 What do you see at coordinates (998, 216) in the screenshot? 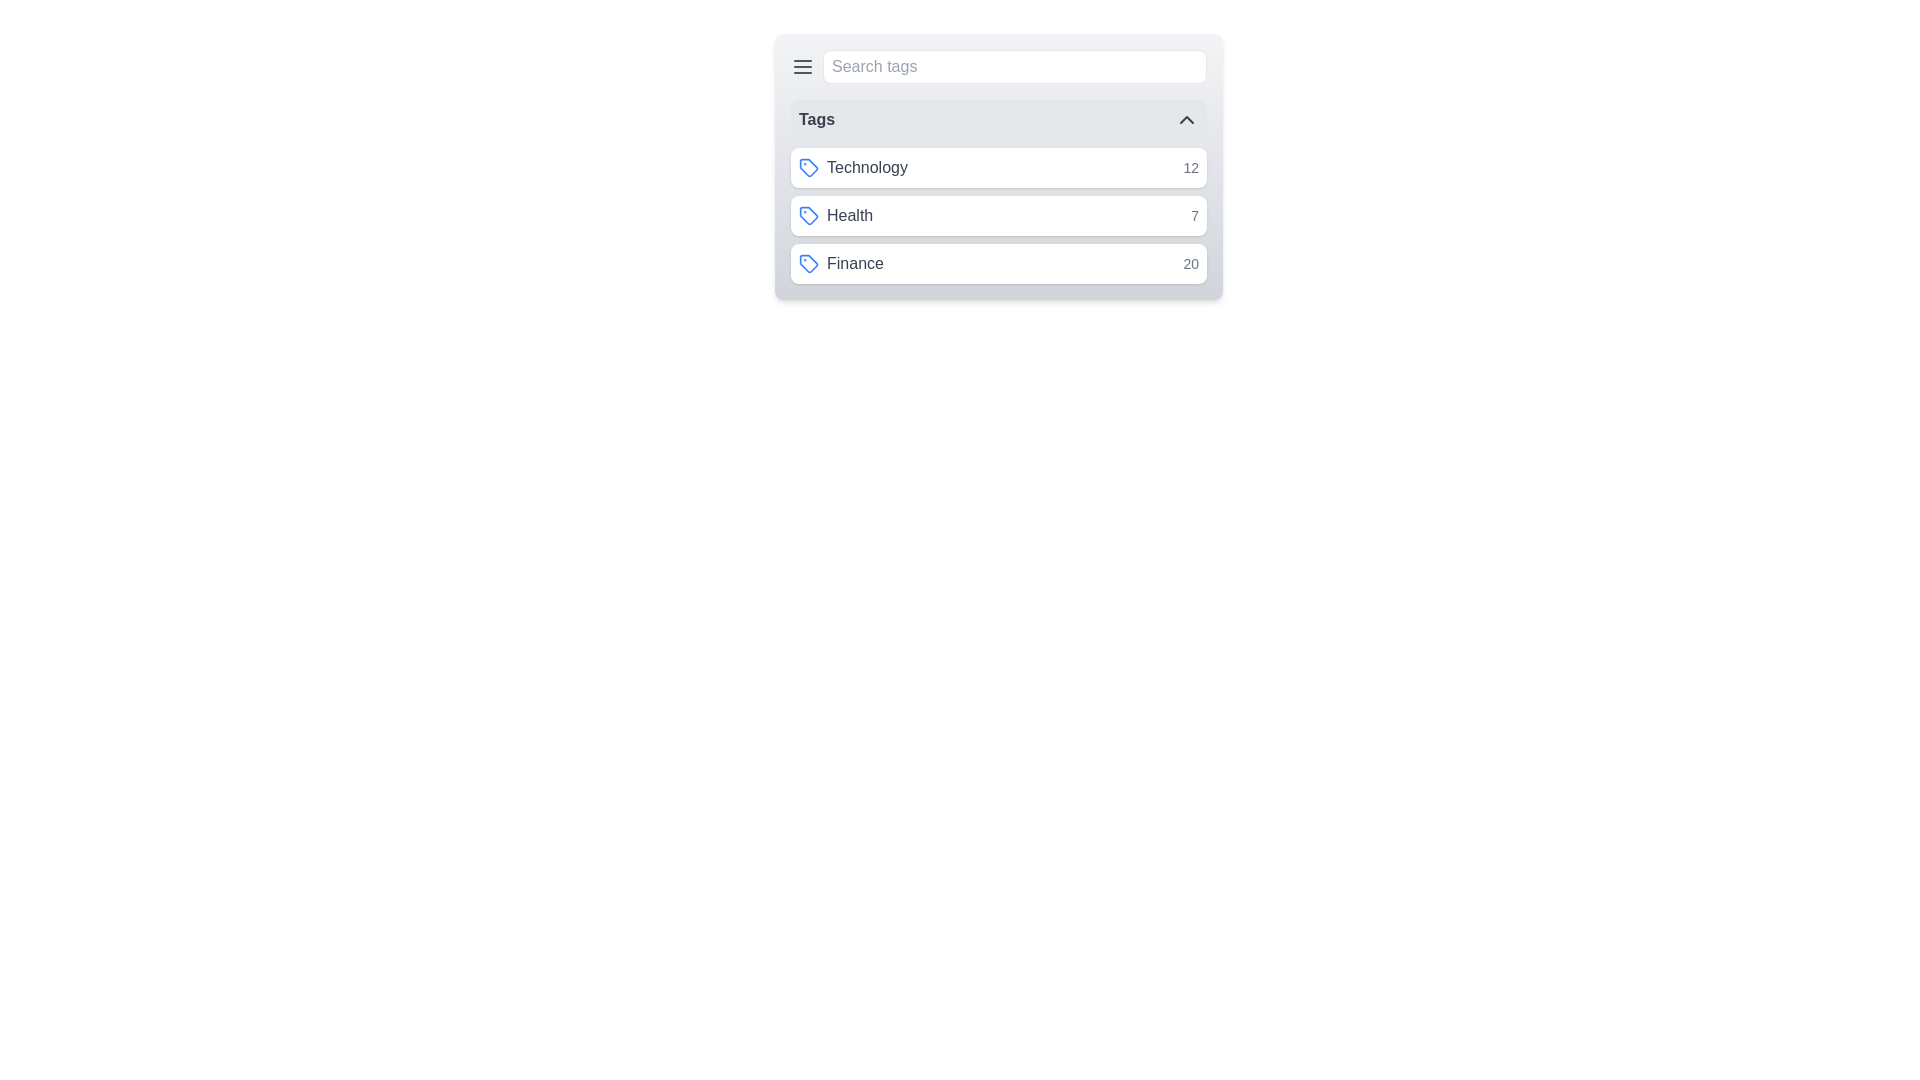
I see `the tag Health from the list` at bounding box center [998, 216].